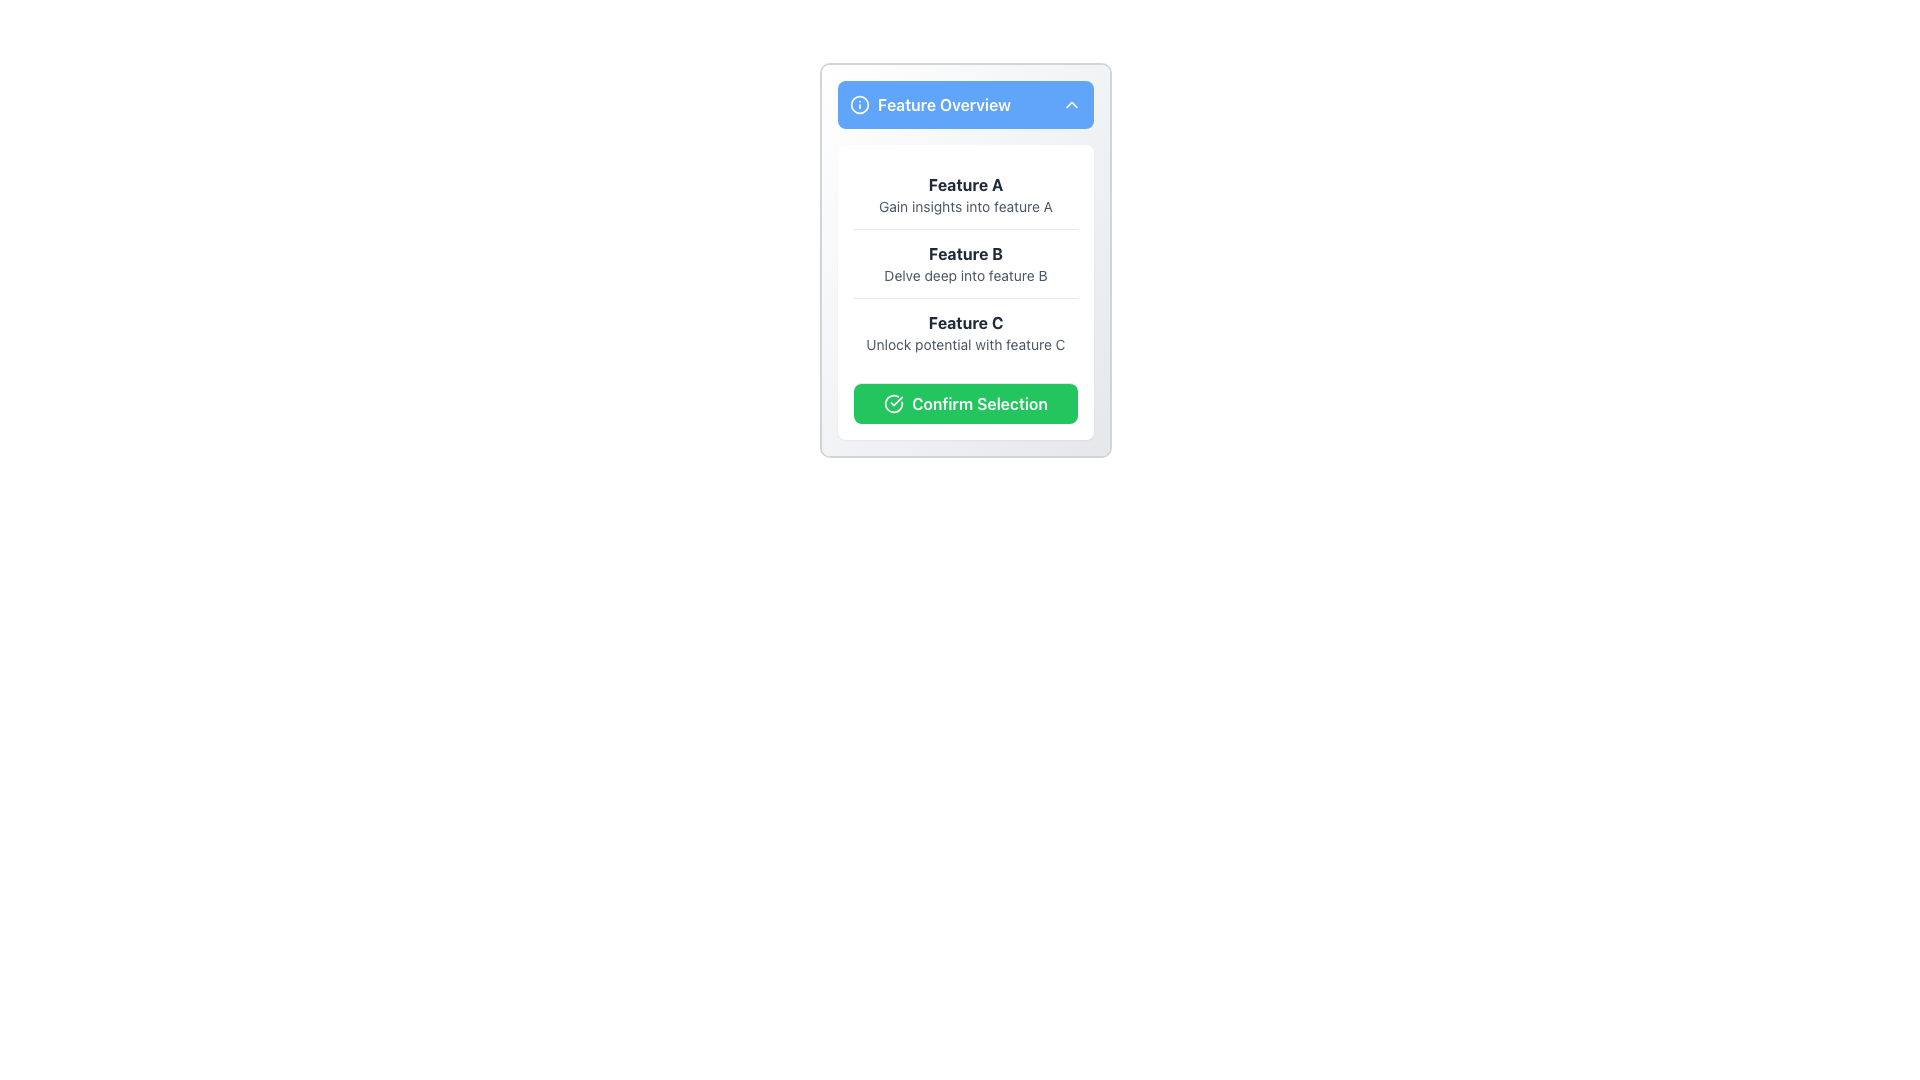  Describe the element at coordinates (965, 185) in the screenshot. I see `the Text label serving as a title for the 'Feature Overview' section` at that location.